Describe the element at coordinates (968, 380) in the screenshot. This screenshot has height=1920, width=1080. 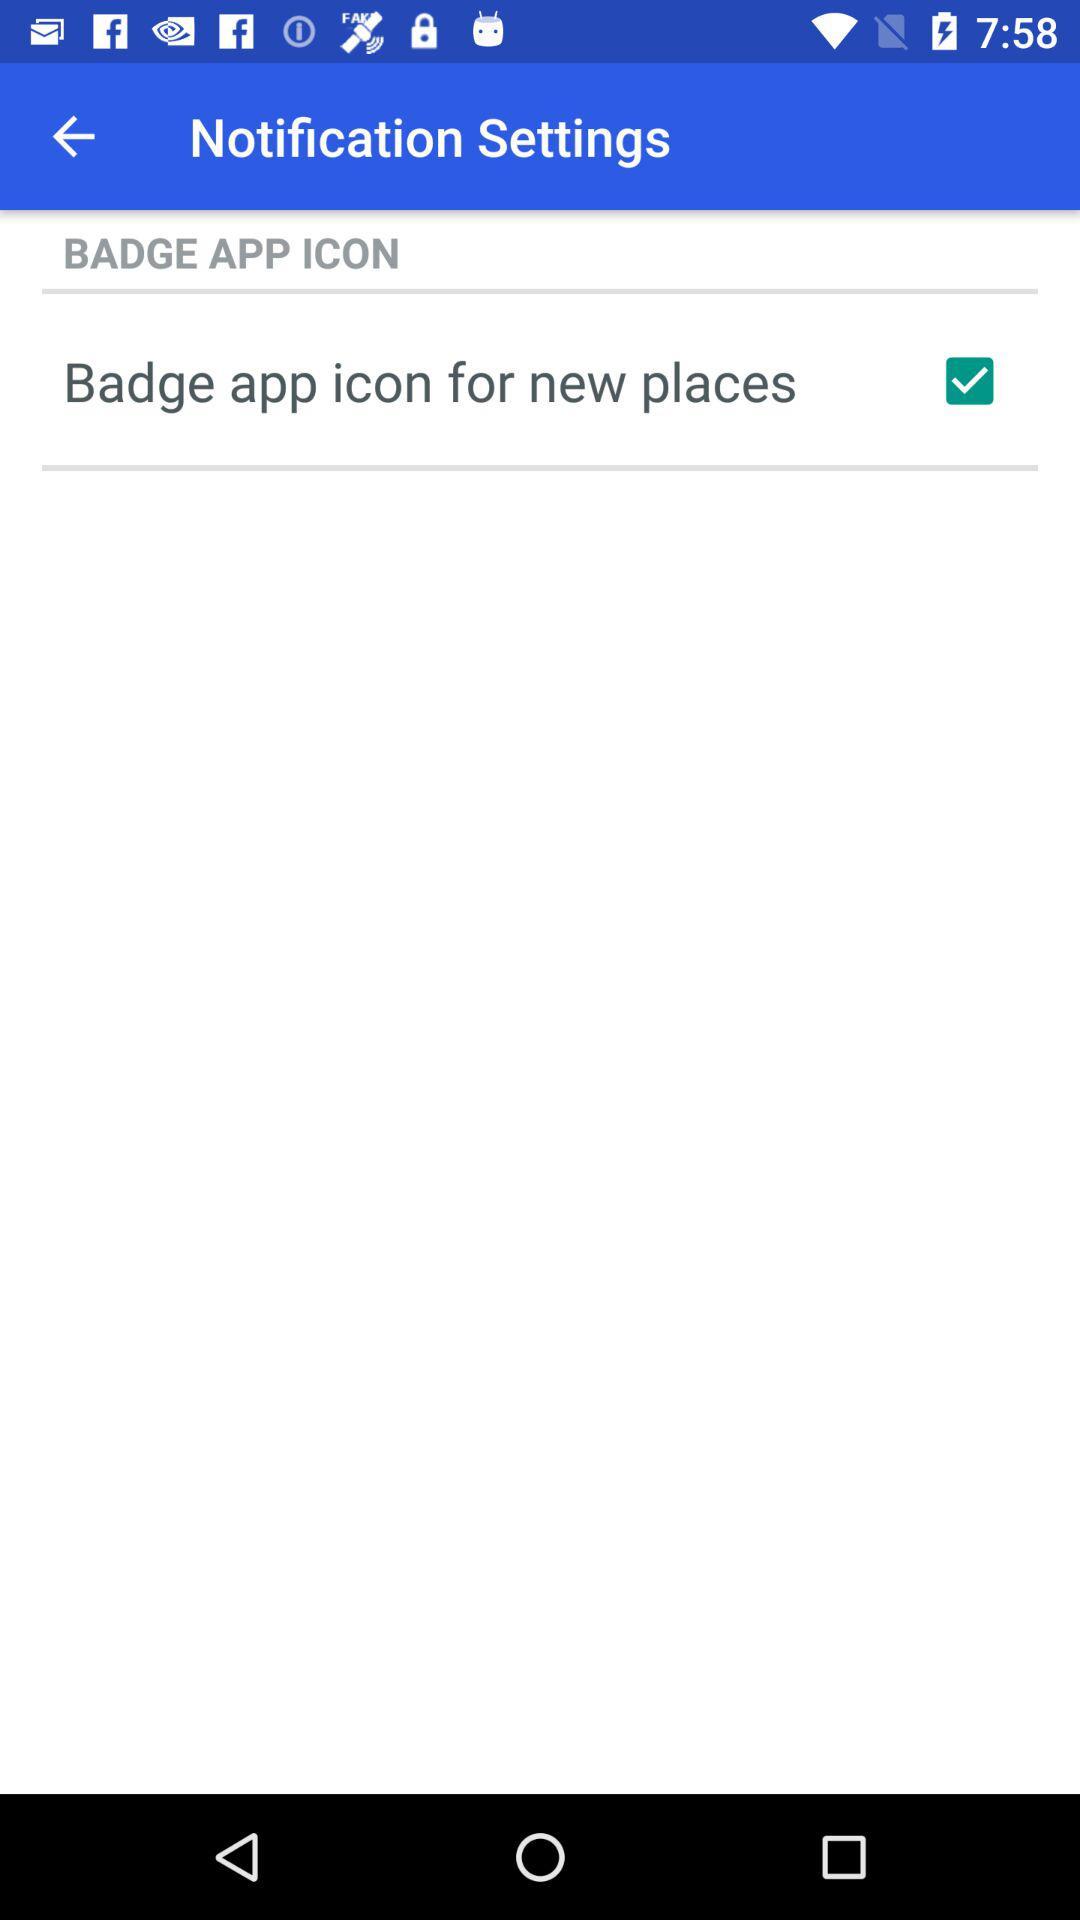
I see `app icon` at that location.